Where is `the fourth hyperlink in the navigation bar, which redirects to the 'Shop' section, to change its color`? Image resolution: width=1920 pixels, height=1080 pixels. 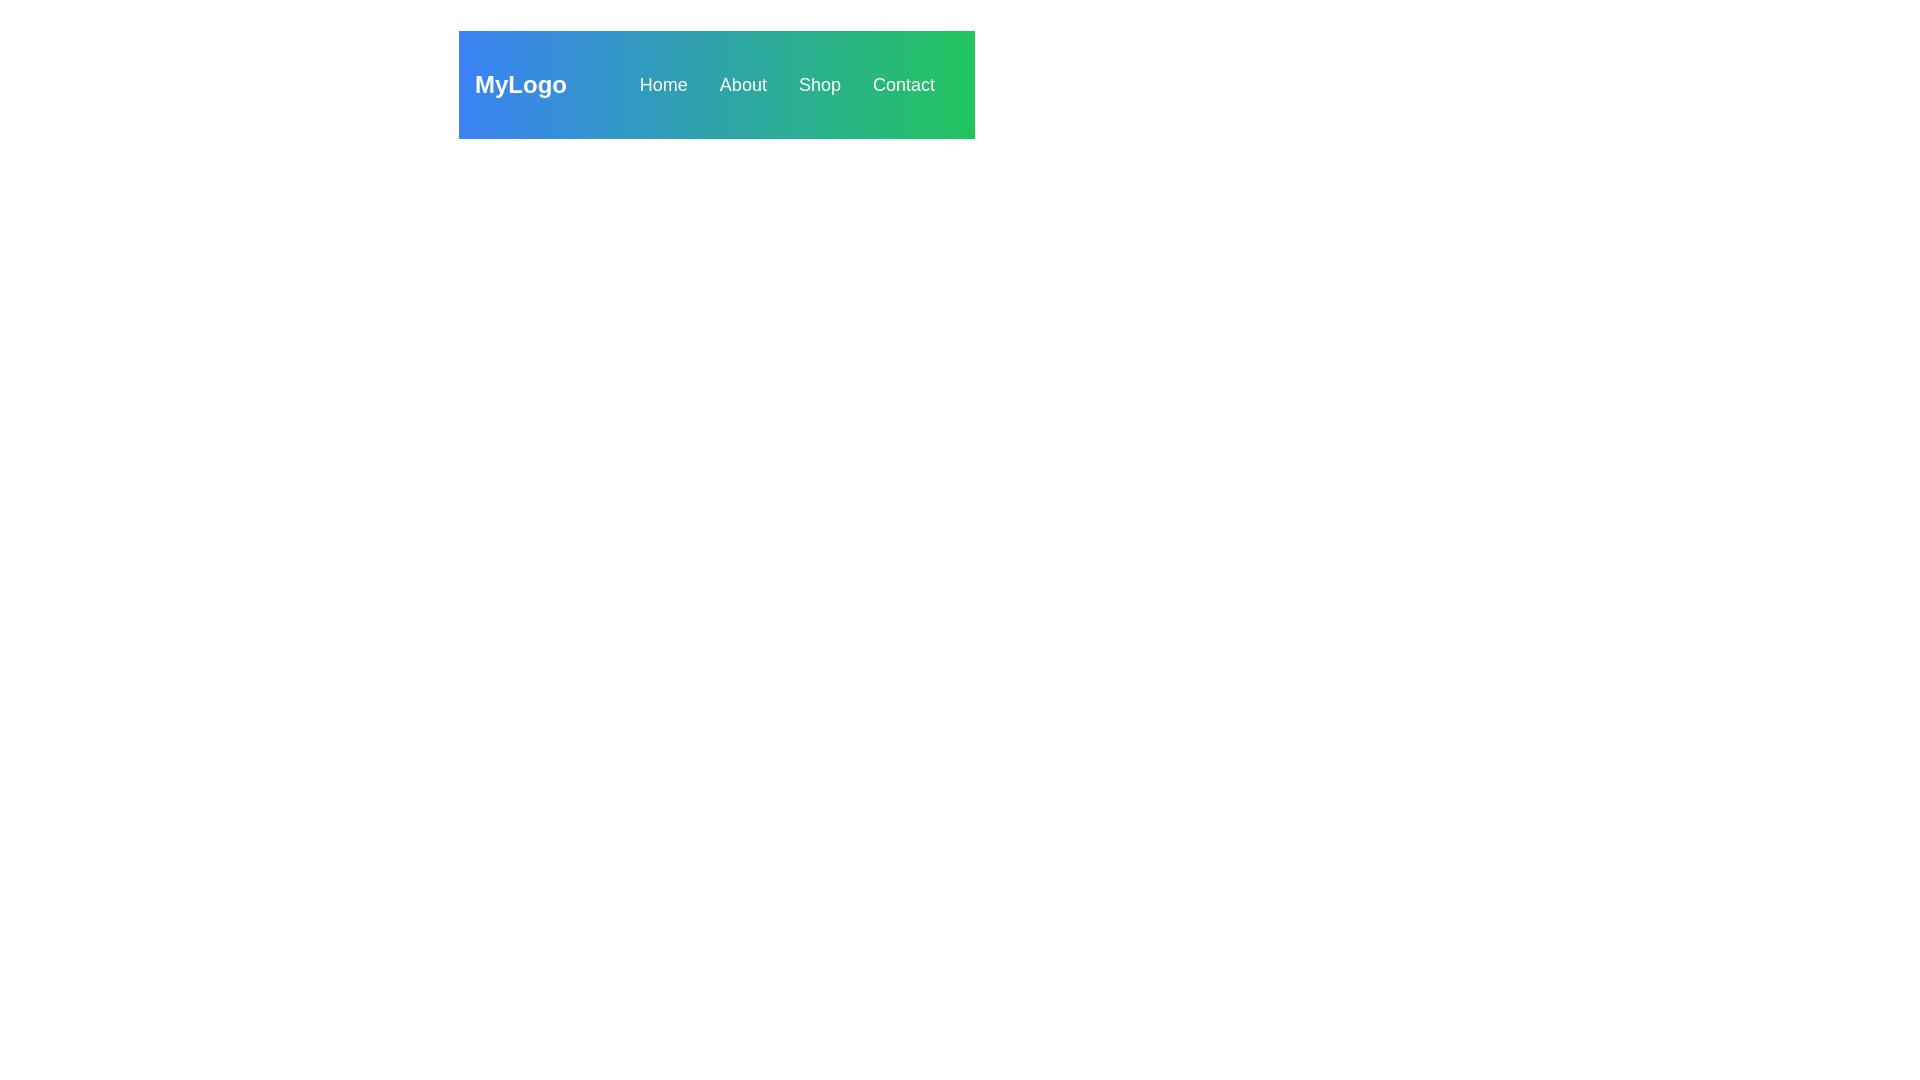 the fourth hyperlink in the navigation bar, which redirects to the 'Shop' section, to change its color is located at coordinates (819, 83).